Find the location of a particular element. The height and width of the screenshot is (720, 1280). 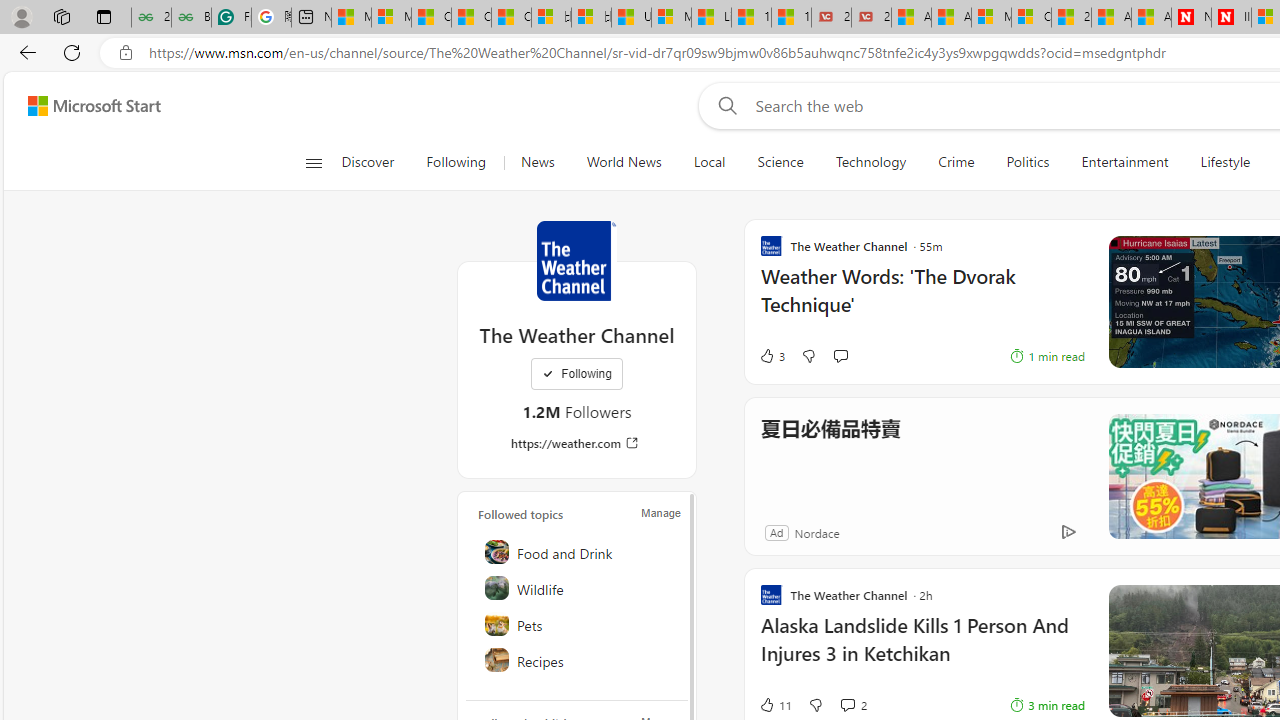

'21 Movies That Outdid the Books They Were Based On' is located at coordinates (871, 17).